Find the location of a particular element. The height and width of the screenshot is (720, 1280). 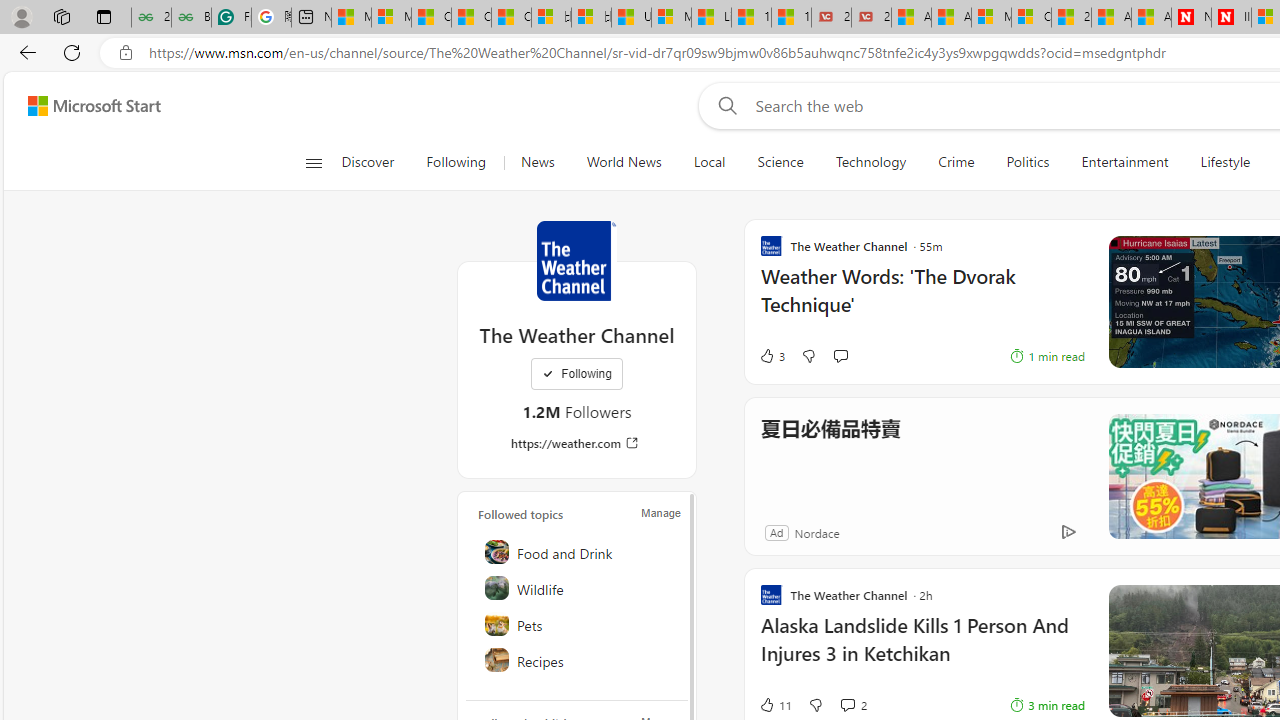

'21 Movies That Outdid the Books They Were Based On' is located at coordinates (871, 17).